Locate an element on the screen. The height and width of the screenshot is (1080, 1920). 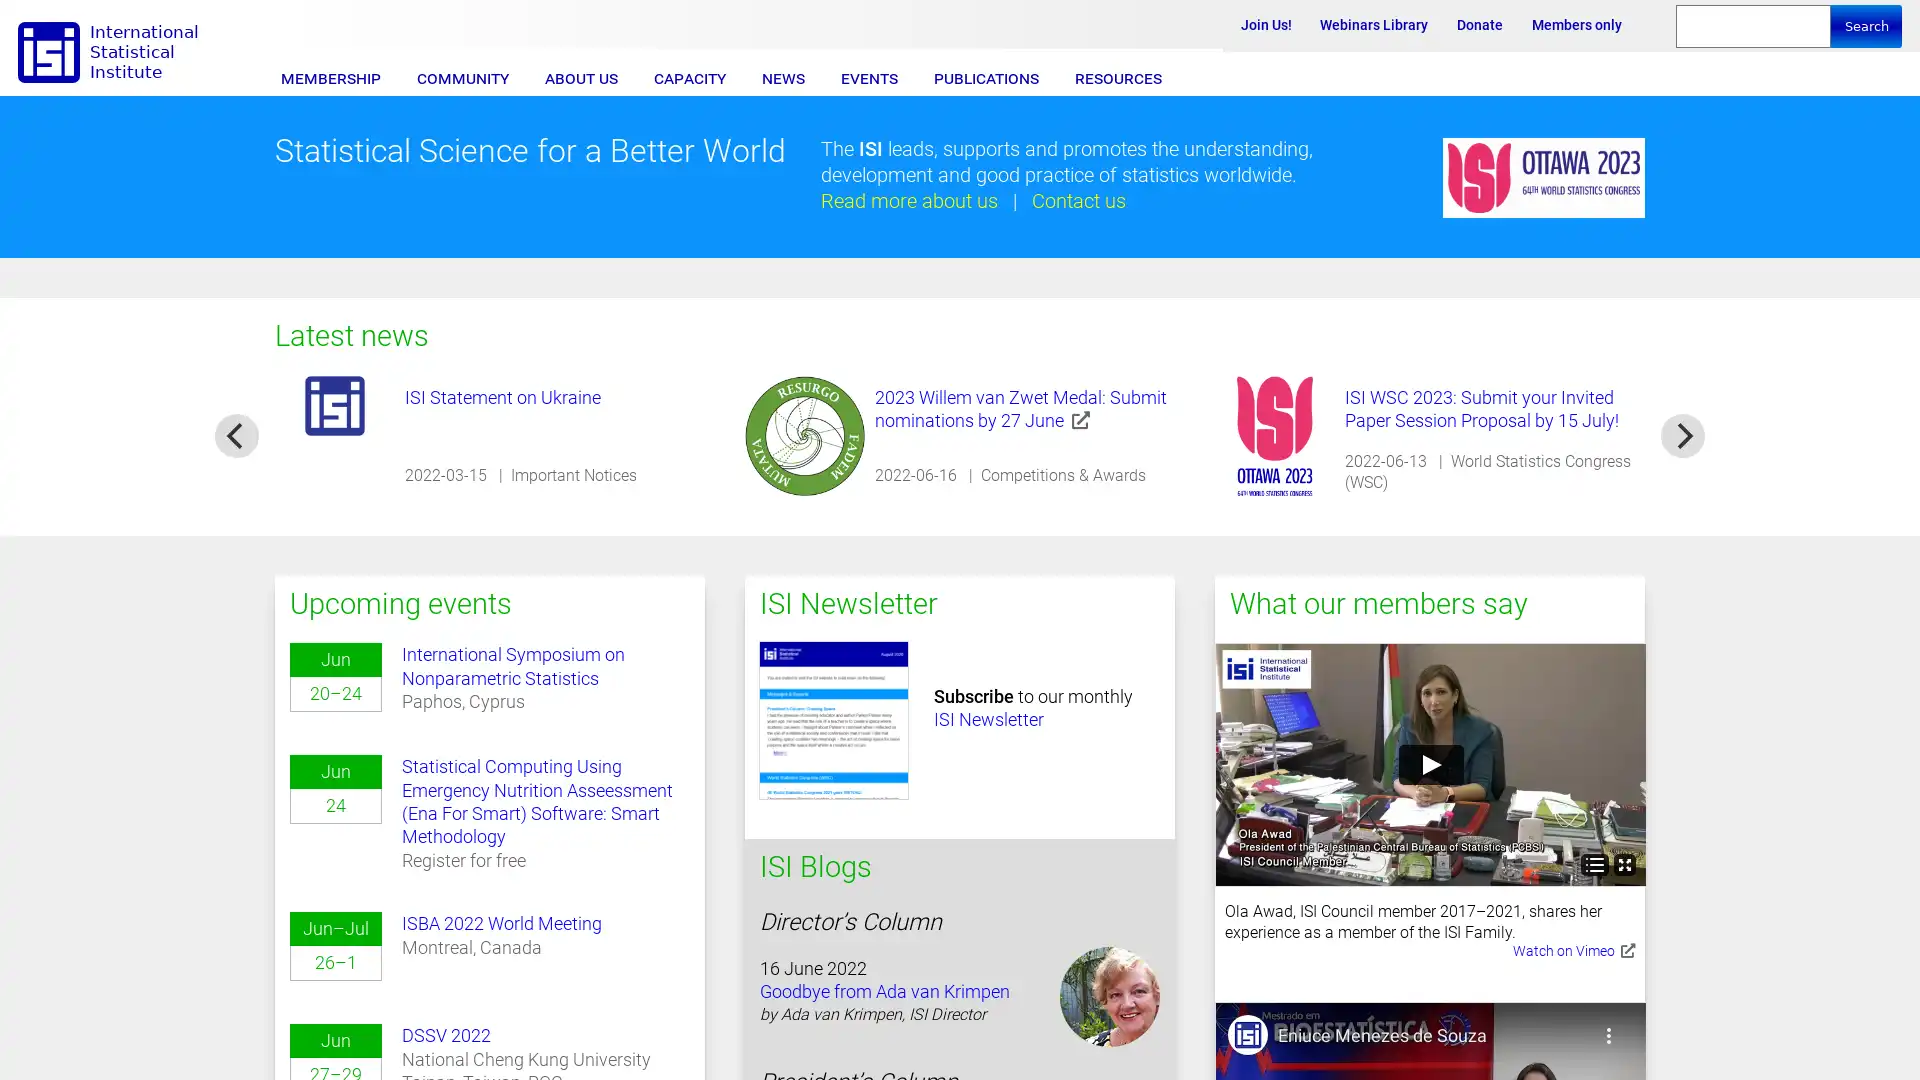
Search is located at coordinates (1865, 26).